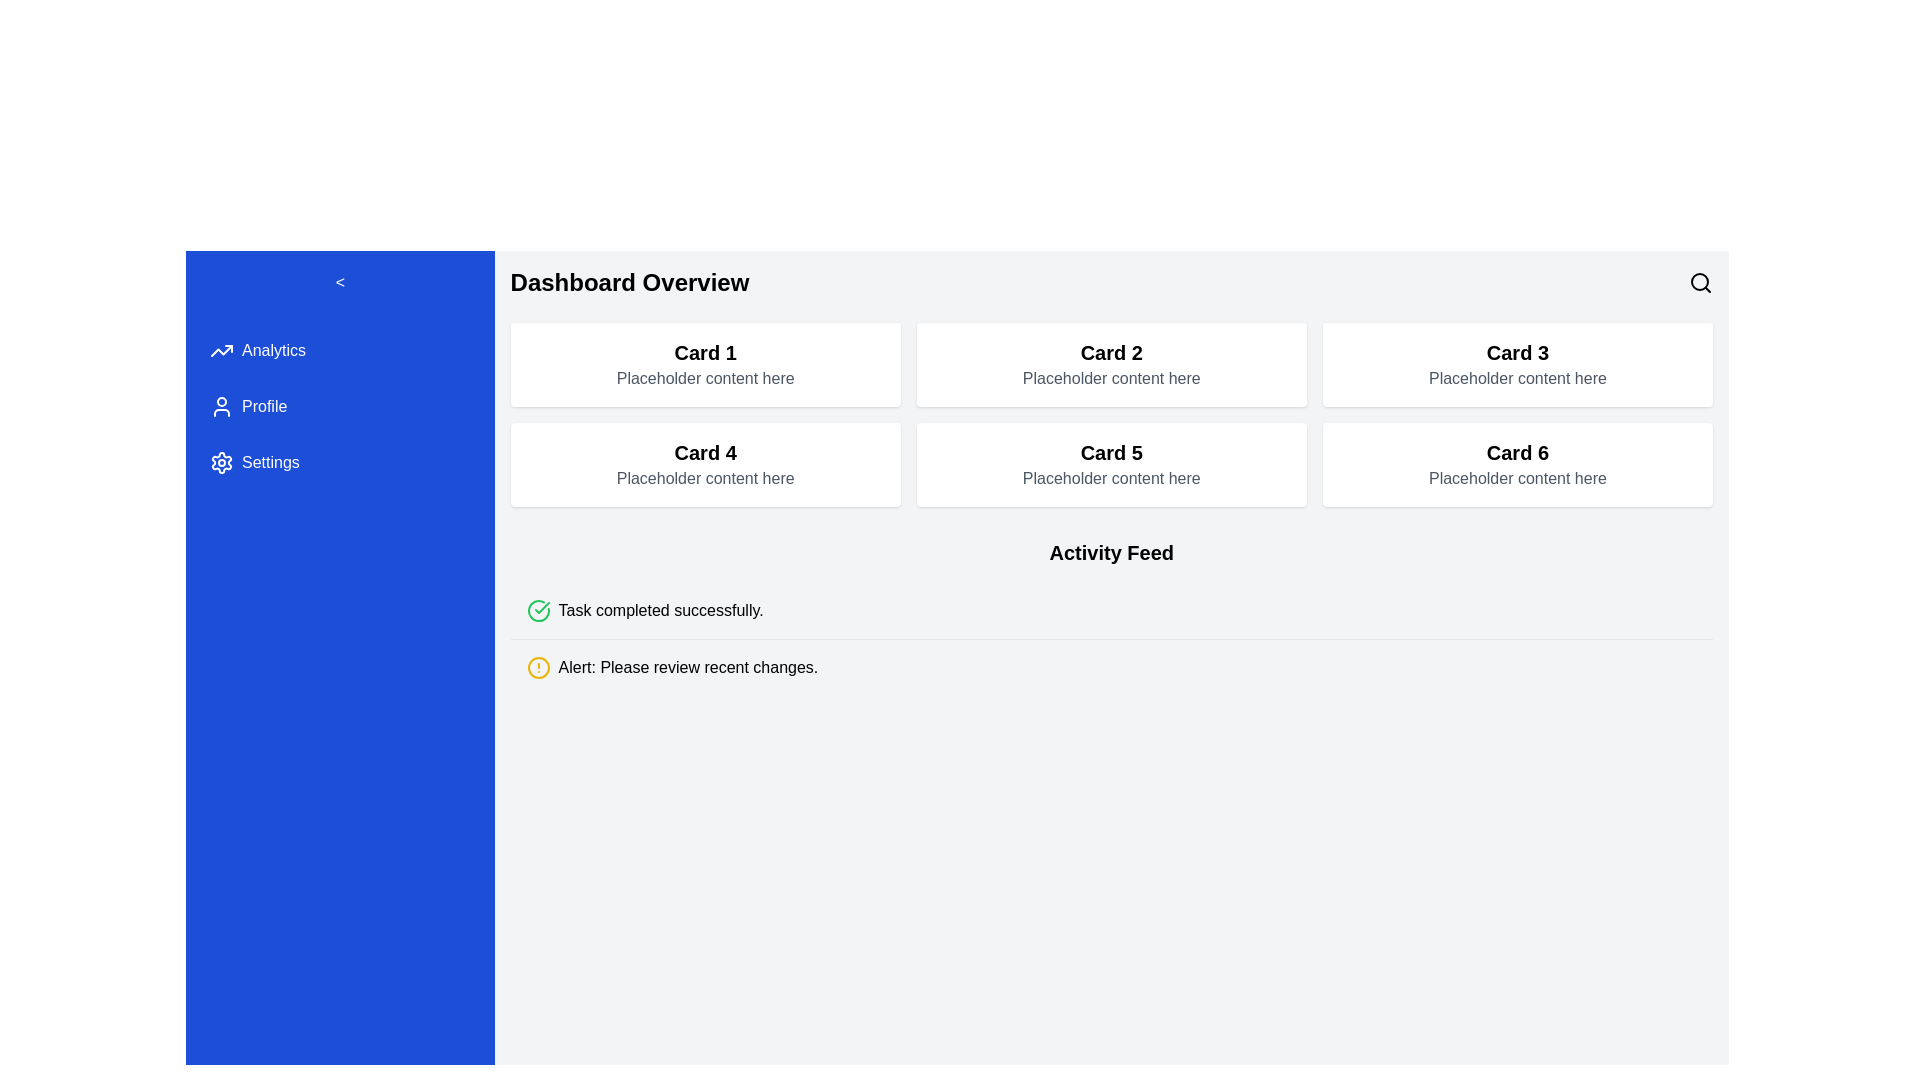  Describe the element at coordinates (1110, 365) in the screenshot. I see `the display card positioned as the second item in a grid layout containing six cards, located at the center of the top row` at that location.